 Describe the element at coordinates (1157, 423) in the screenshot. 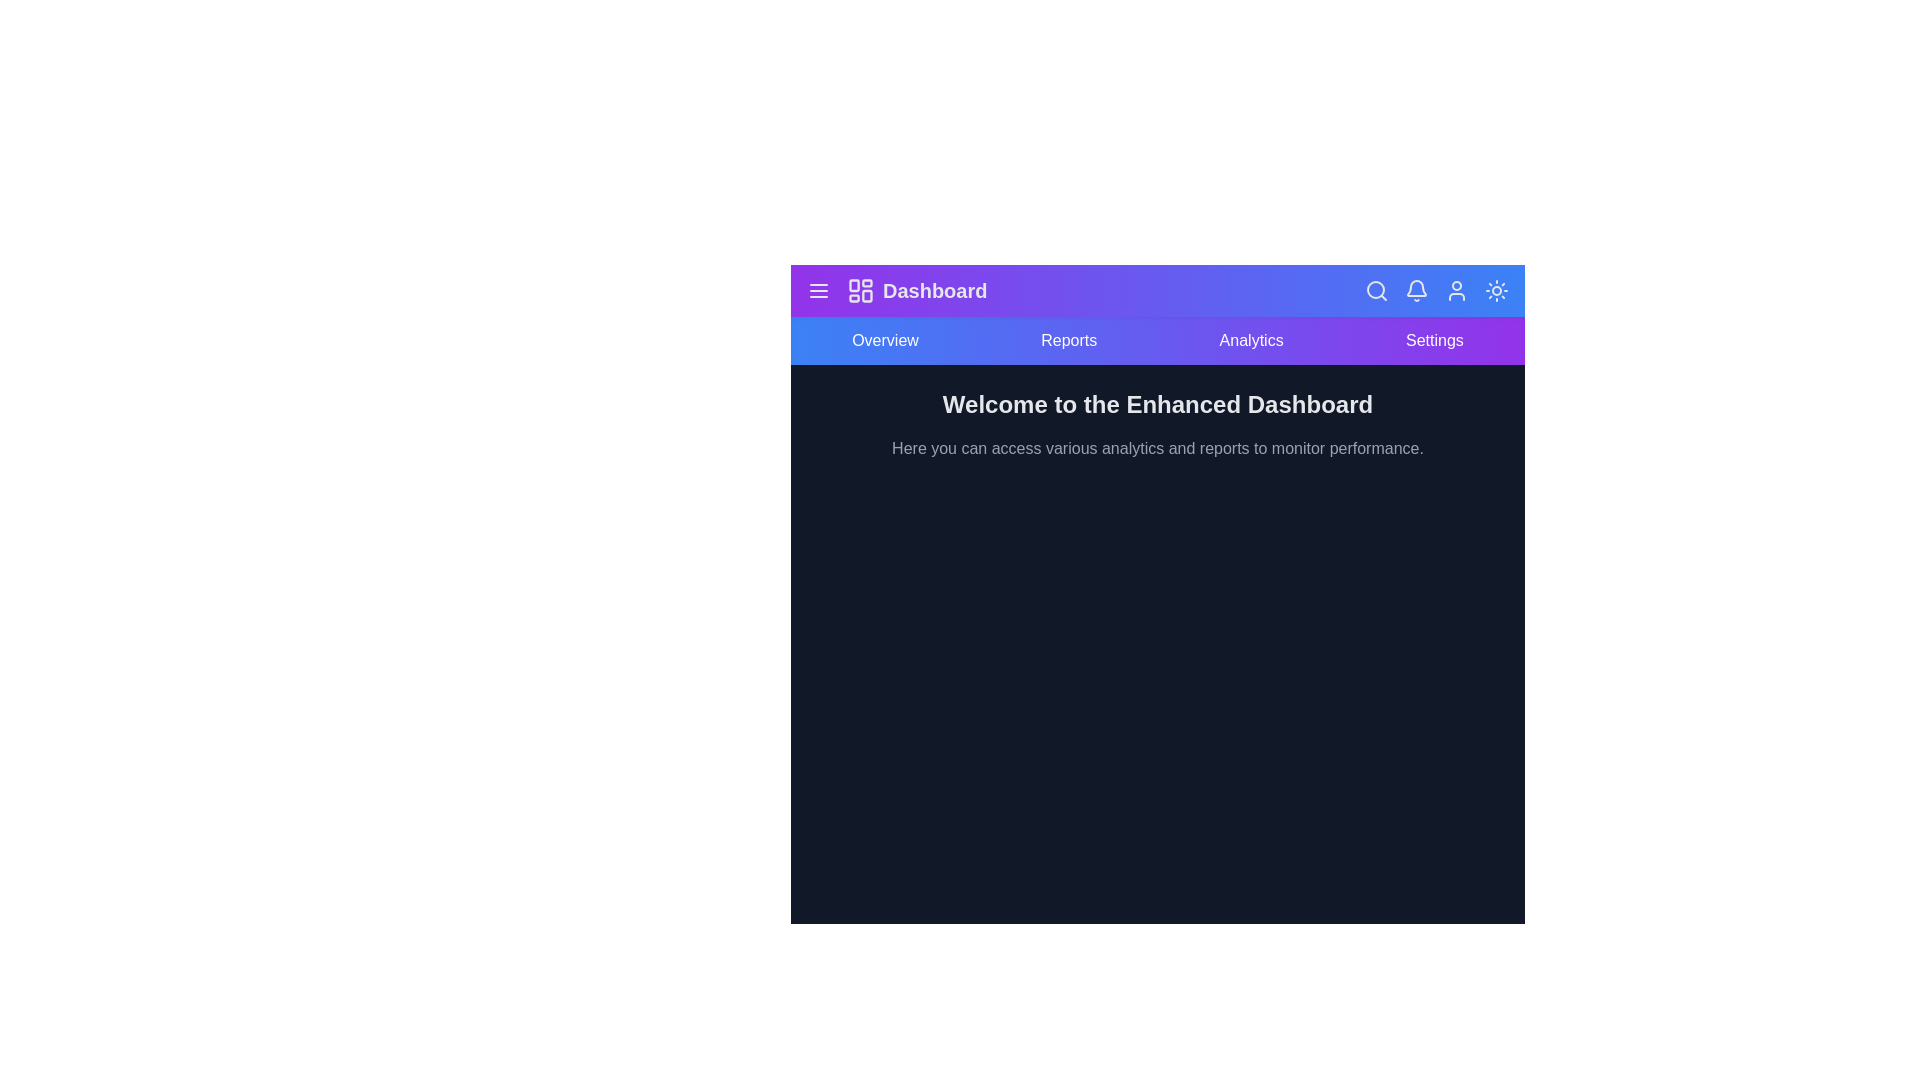

I see `the main content text area` at that location.